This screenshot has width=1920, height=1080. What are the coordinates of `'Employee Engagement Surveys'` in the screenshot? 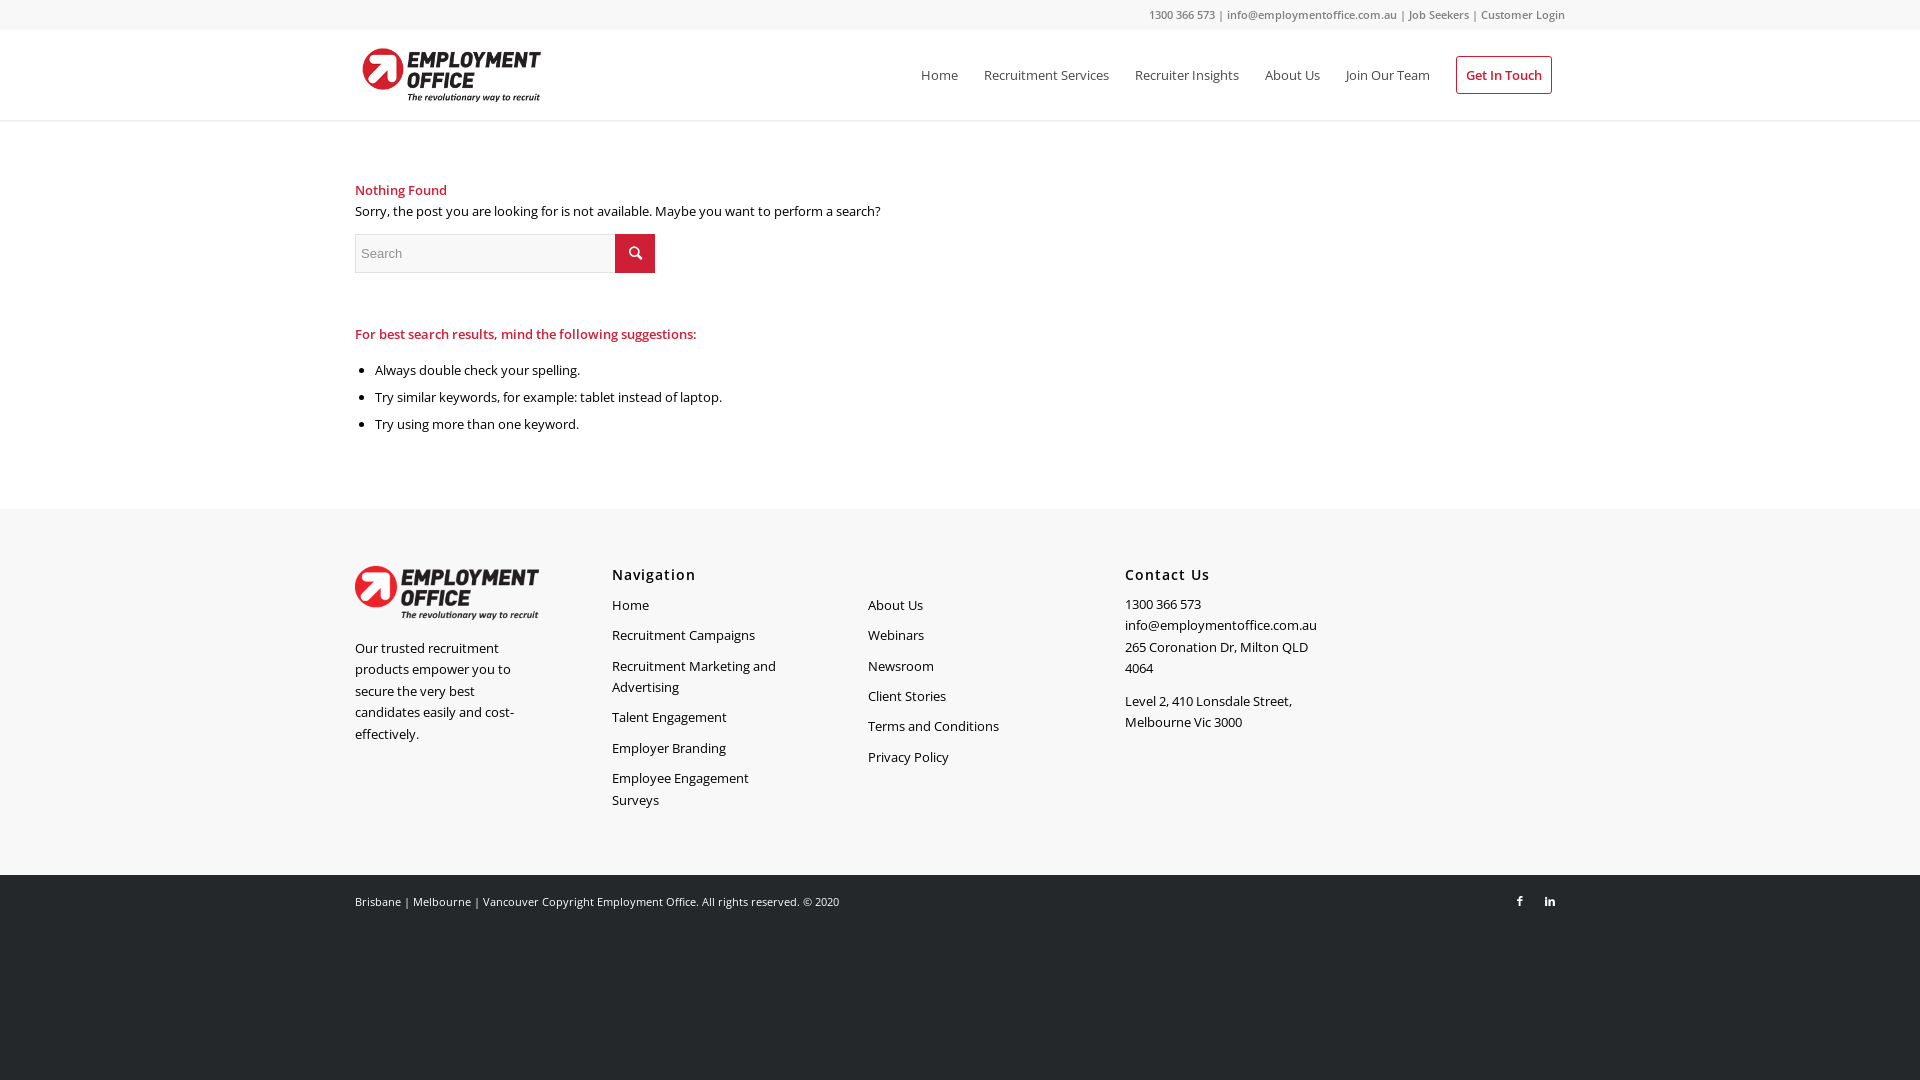 It's located at (704, 789).